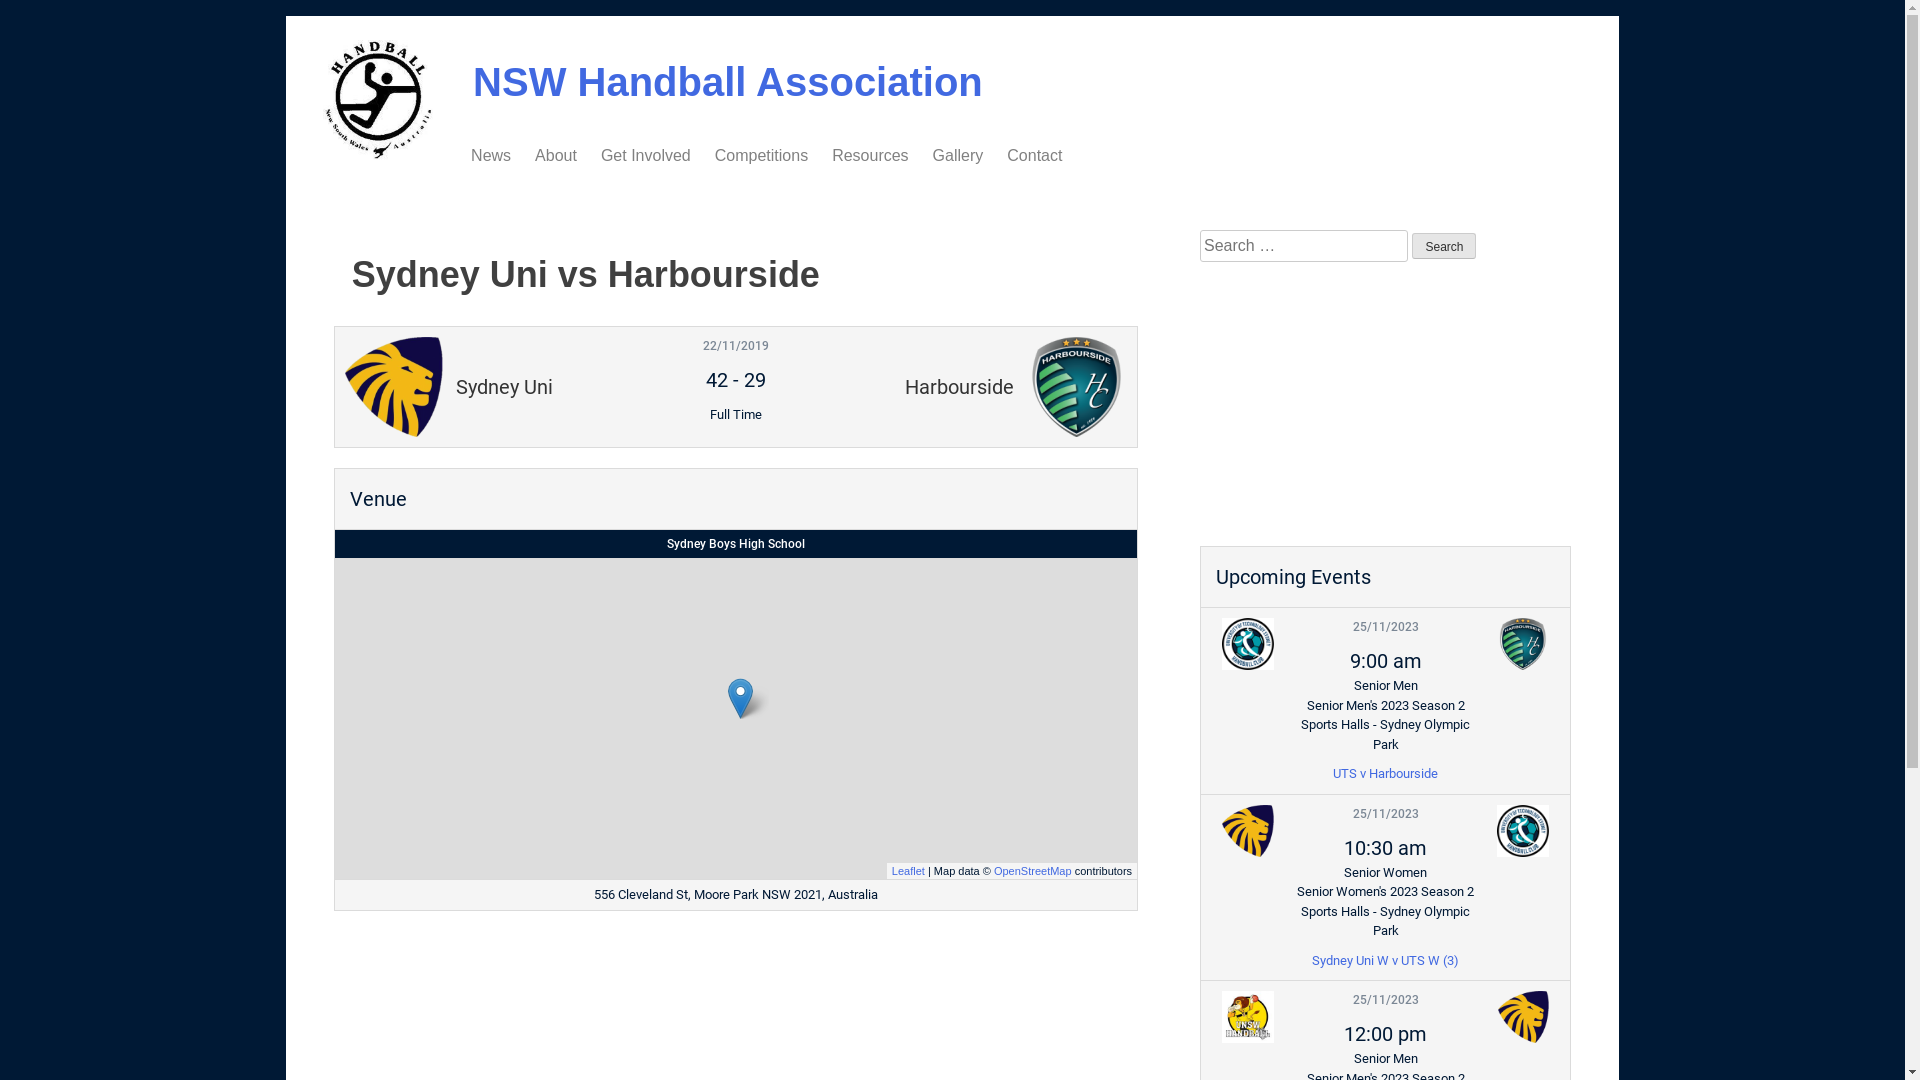 This screenshot has width=1920, height=1080. Describe the element at coordinates (1247, 644) in the screenshot. I see `'UTS'` at that location.